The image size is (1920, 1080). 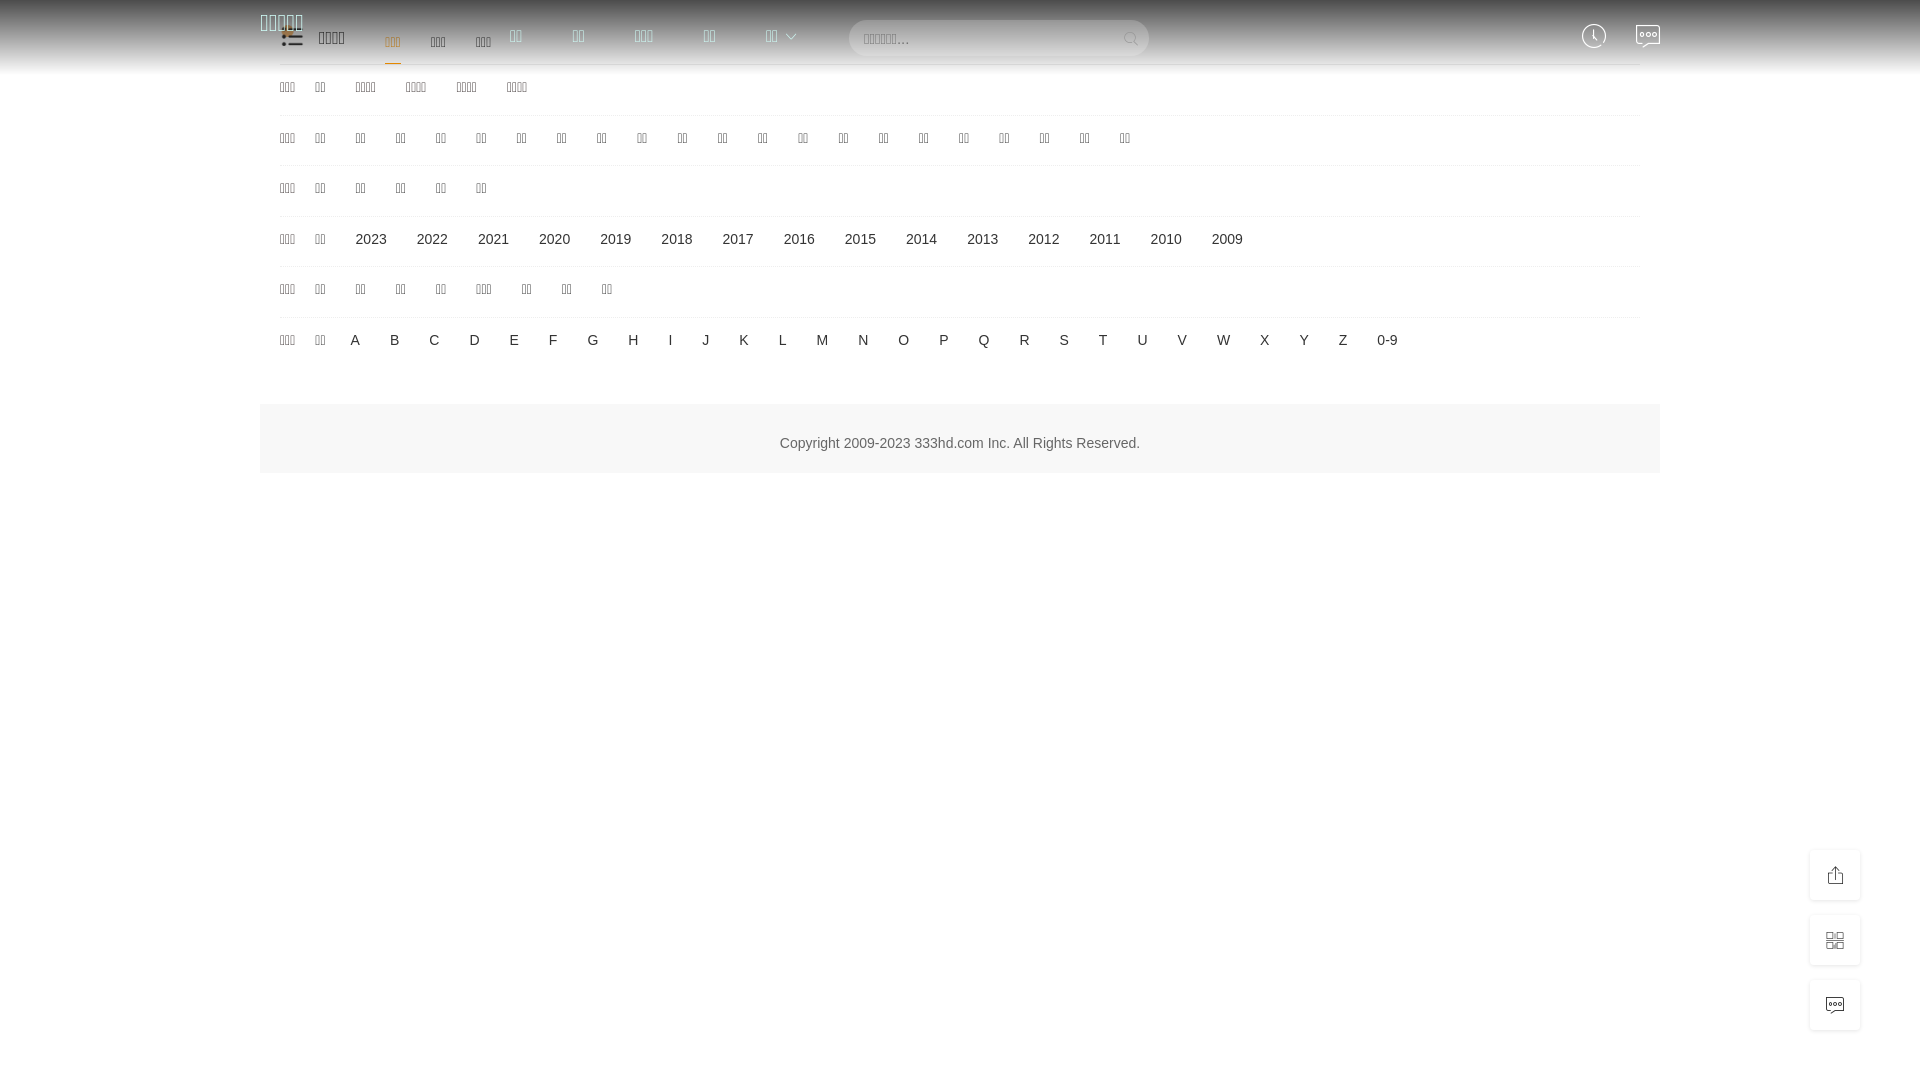 What do you see at coordinates (742, 339) in the screenshot?
I see `'K'` at bounding box center [742, 339].